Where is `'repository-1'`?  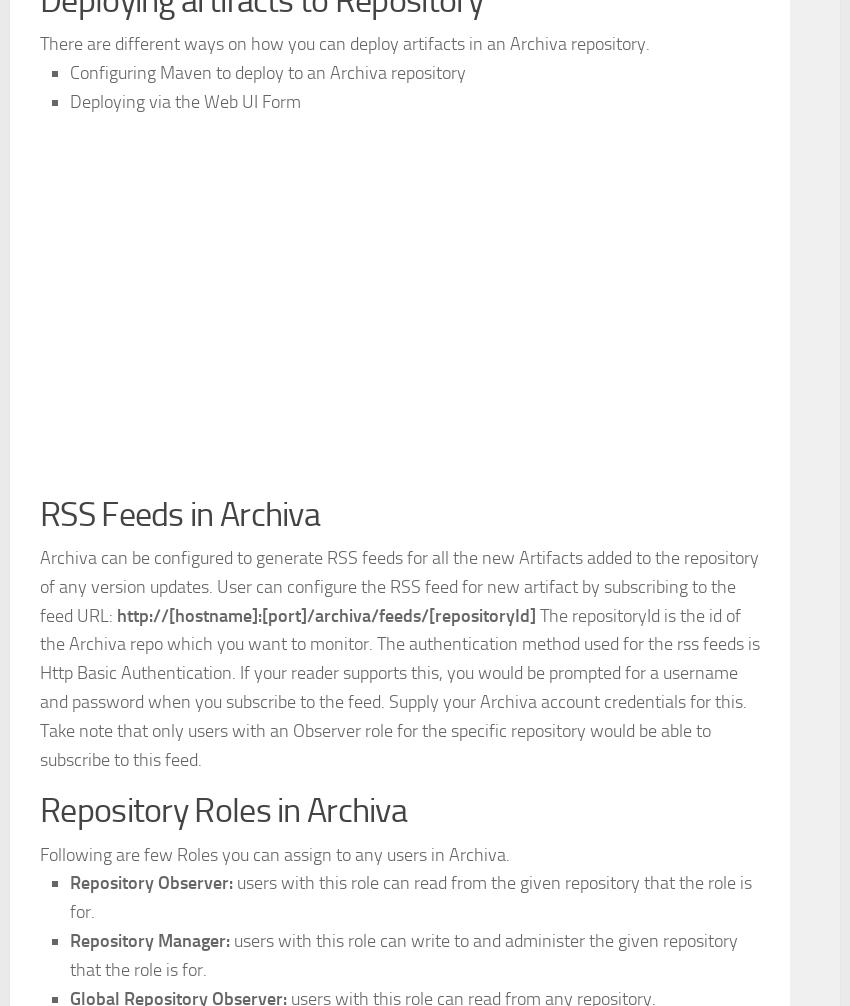
'repository-1' is located at coordinates (187, 58).